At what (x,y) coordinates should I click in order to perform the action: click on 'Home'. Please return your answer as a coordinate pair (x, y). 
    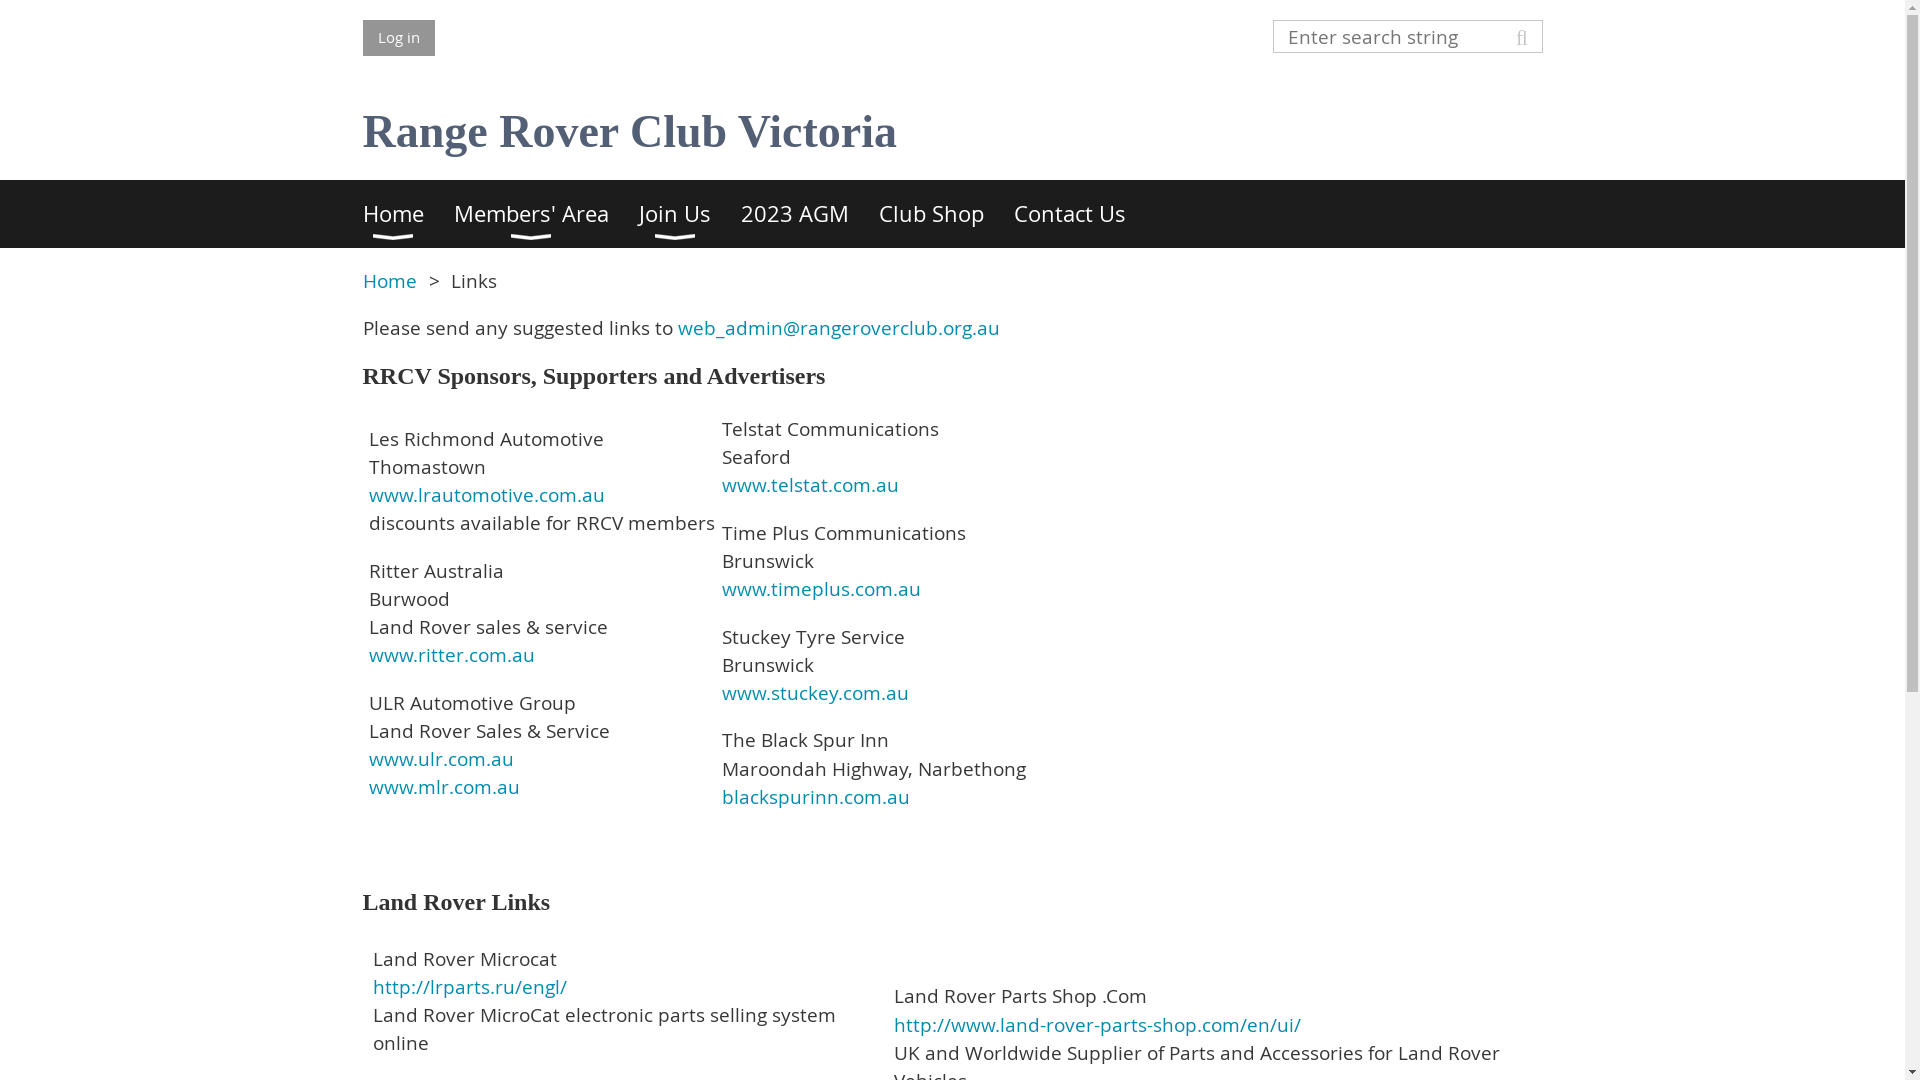
    Looking at the image, I should click on (361, 213).